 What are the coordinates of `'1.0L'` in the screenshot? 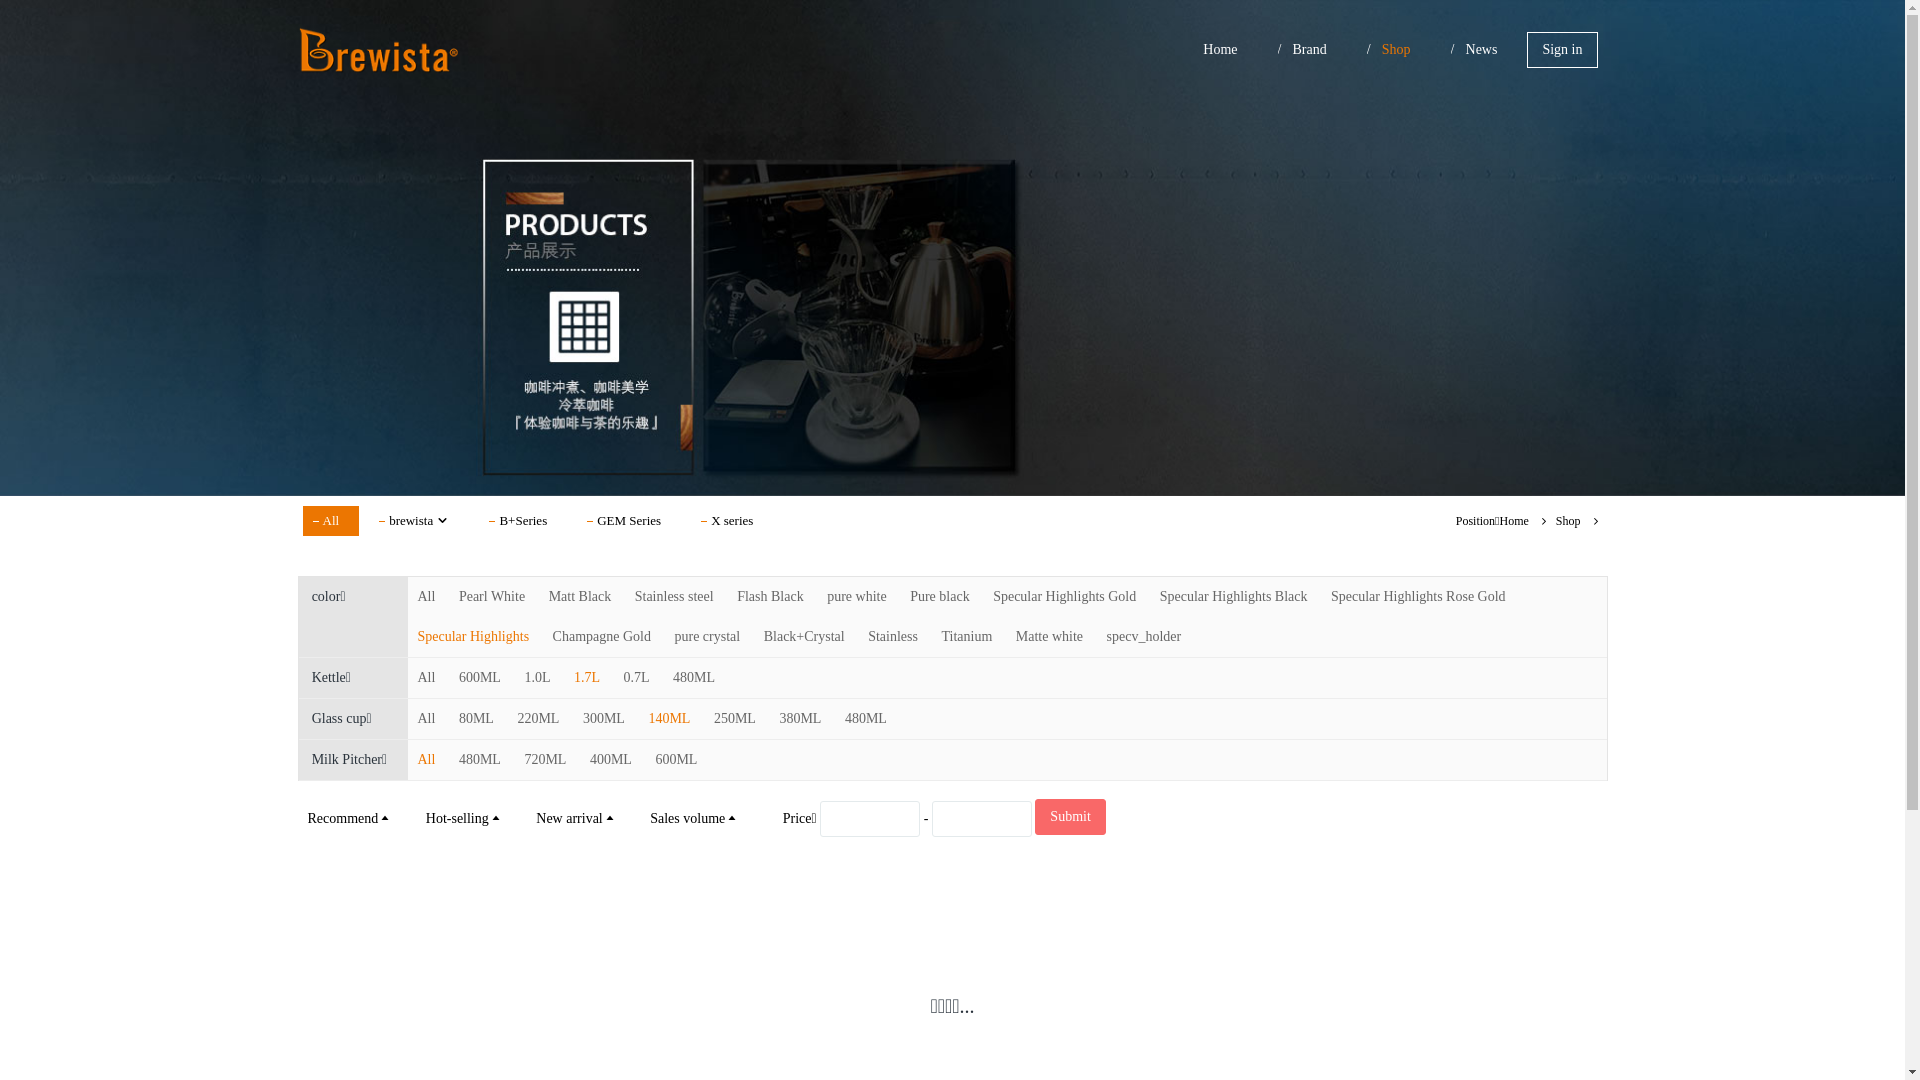 It's located at (537, 676).